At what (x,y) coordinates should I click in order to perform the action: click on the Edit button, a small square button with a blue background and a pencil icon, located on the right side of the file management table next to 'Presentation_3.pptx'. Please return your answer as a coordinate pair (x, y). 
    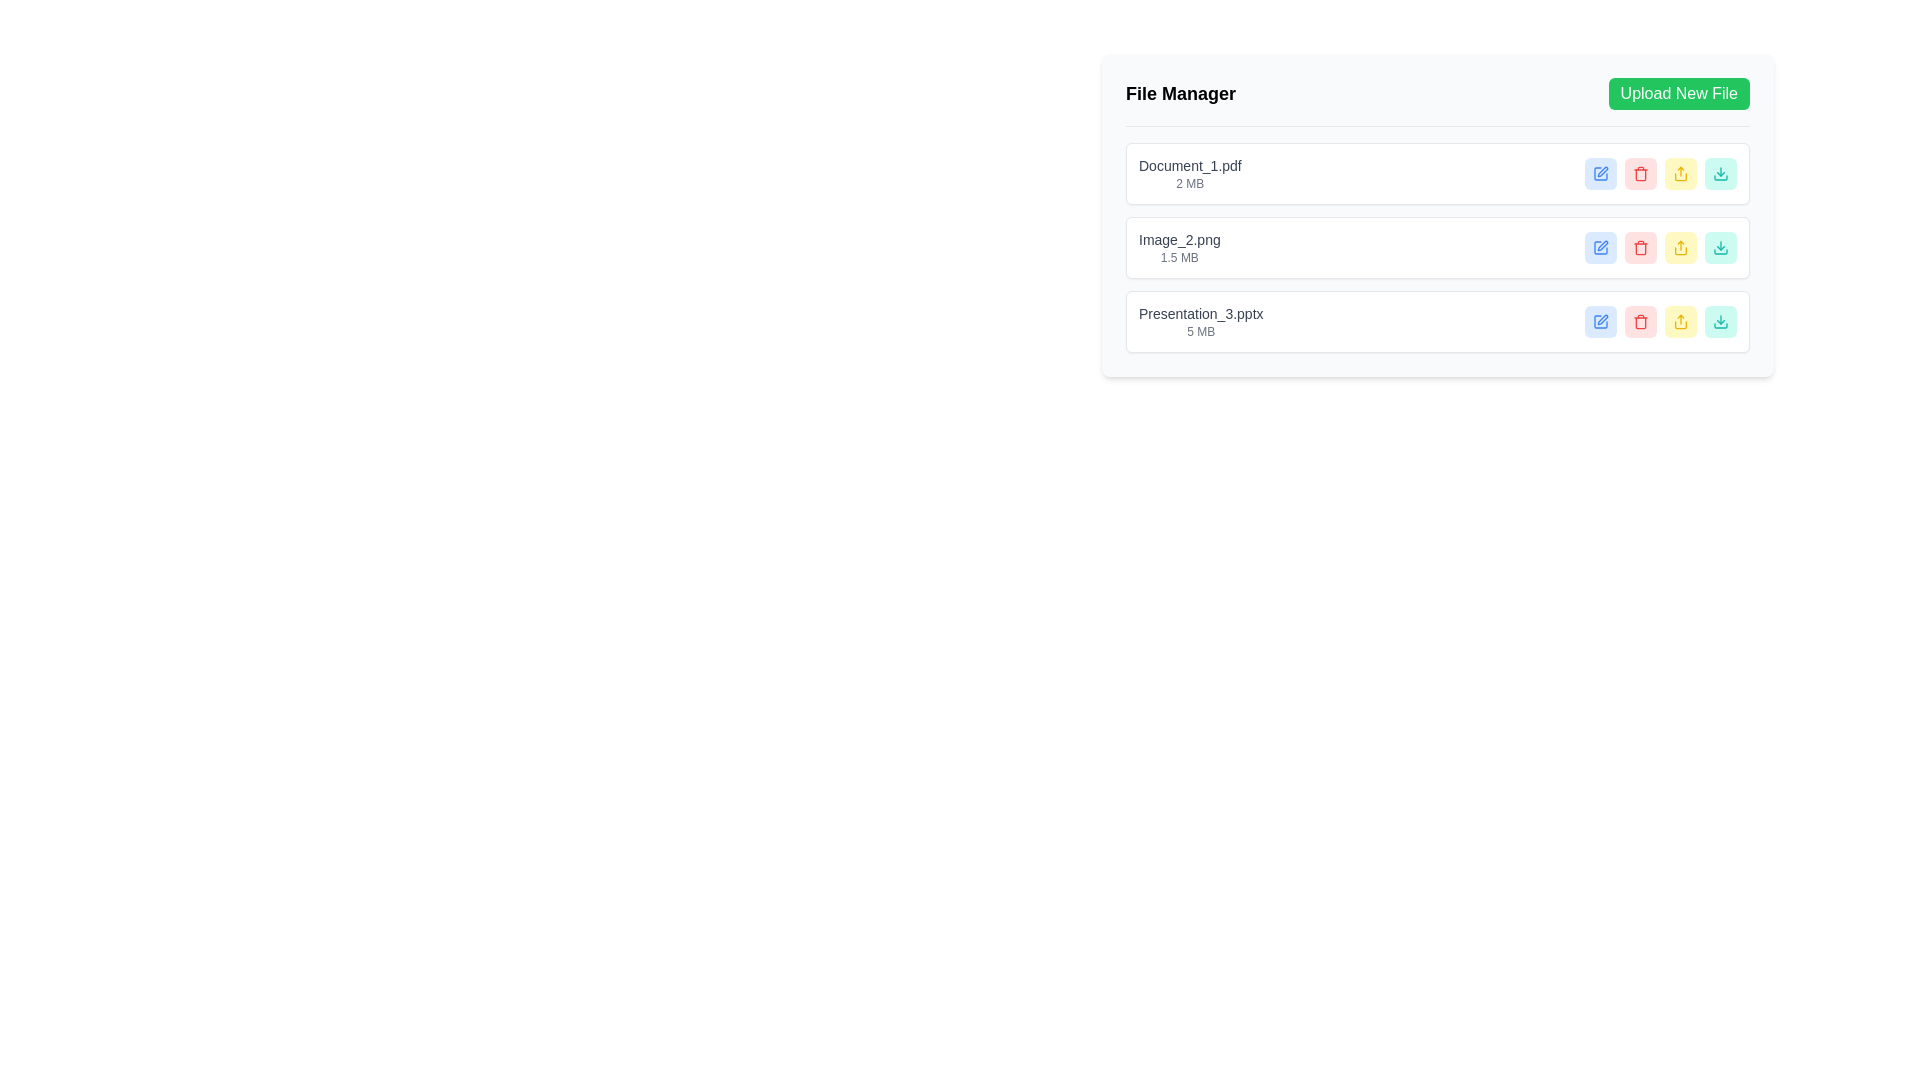
    Looking at the image, I should click on (1601, 320).